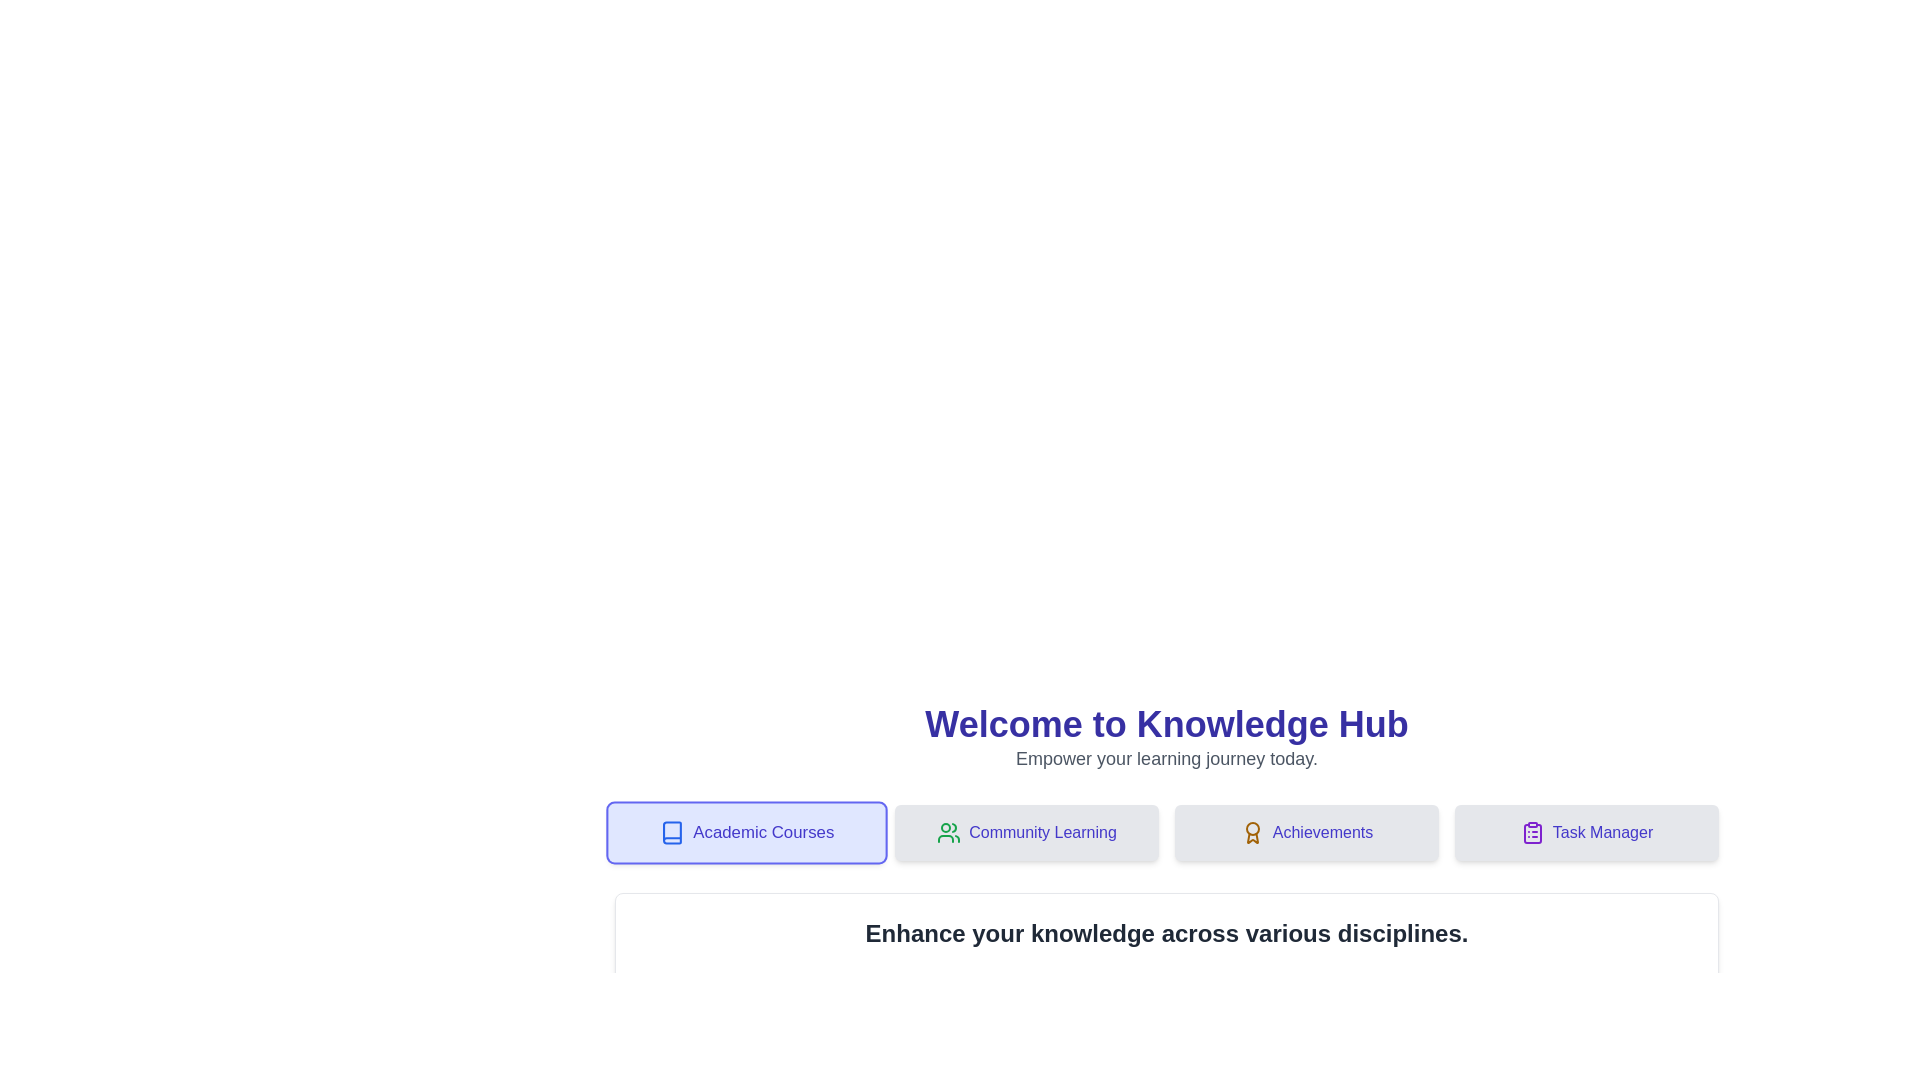  I want to click on the title text 'Welcome to Knowledge Hub' to highlight it, so click(1166, 725).